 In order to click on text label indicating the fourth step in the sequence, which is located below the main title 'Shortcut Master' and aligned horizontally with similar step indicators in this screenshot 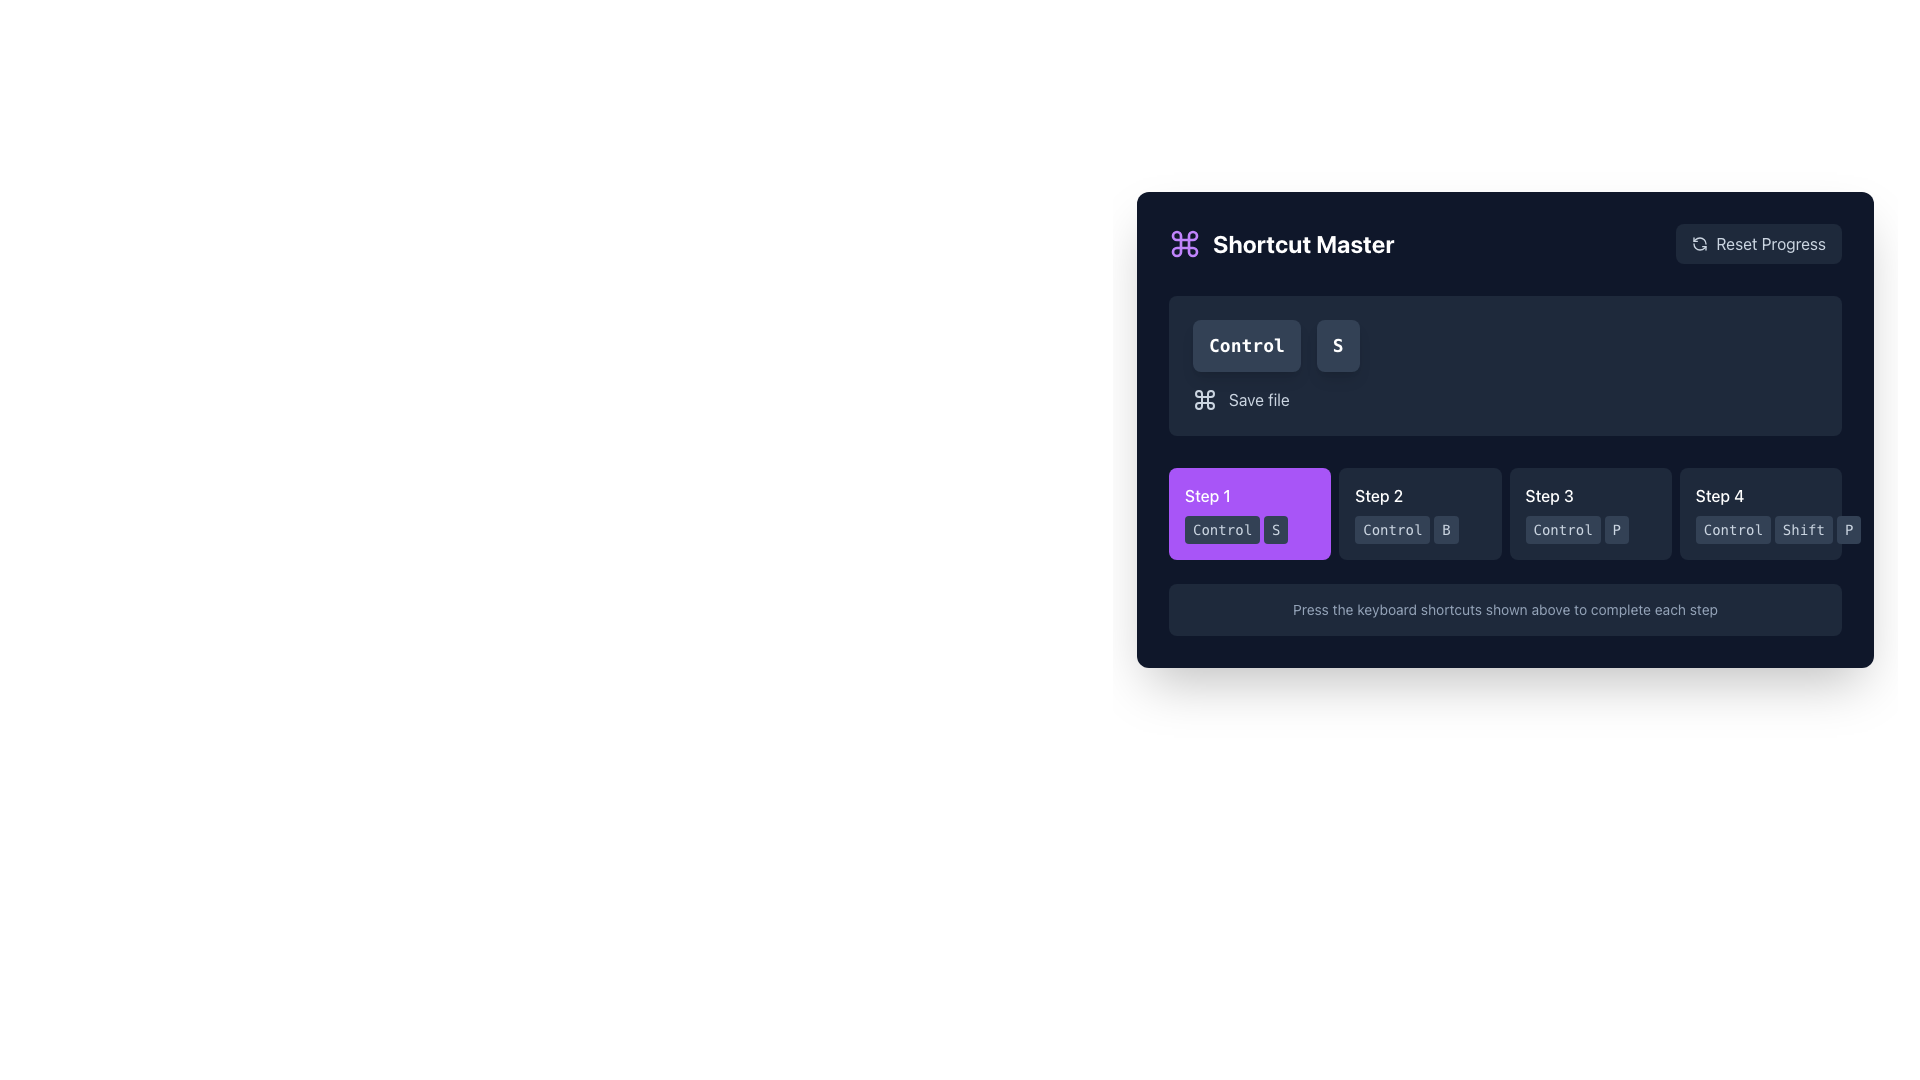, I will do `click(1719, 495)`.